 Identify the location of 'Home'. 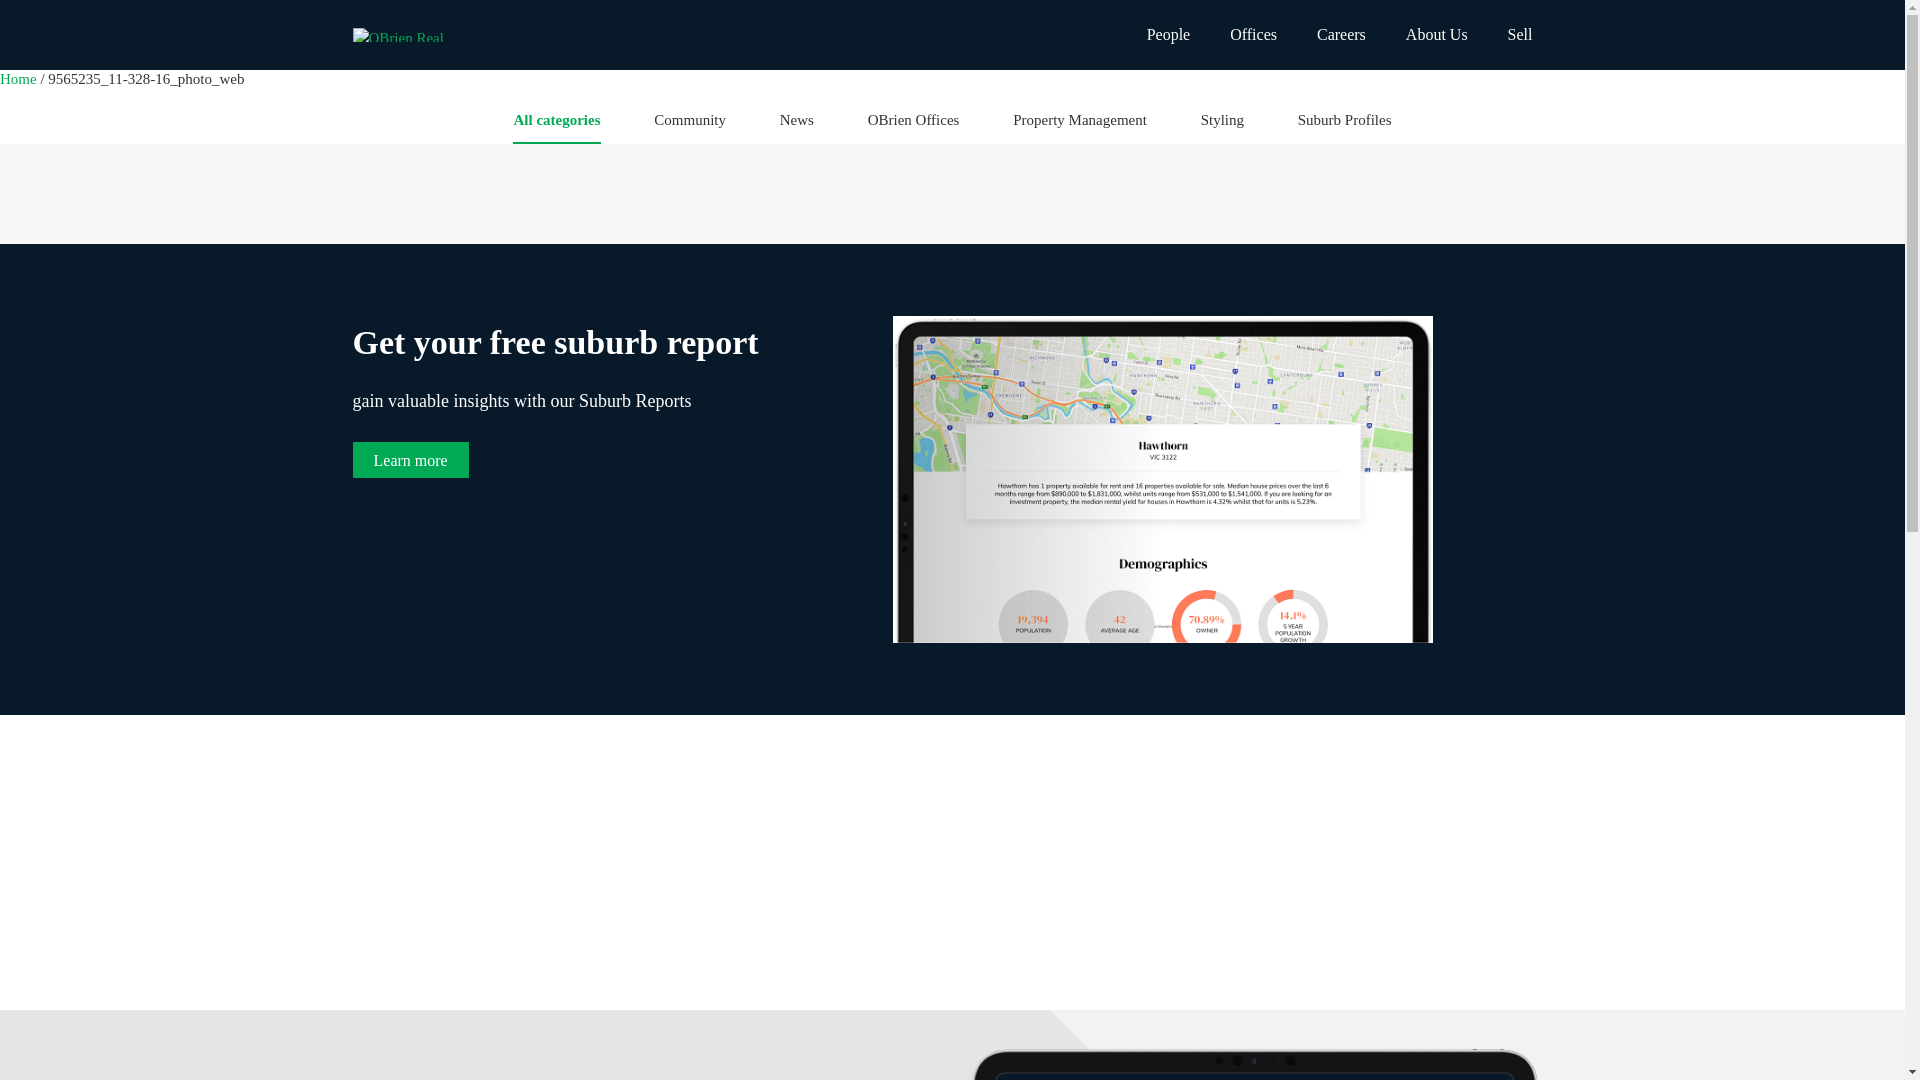
(19, 77).